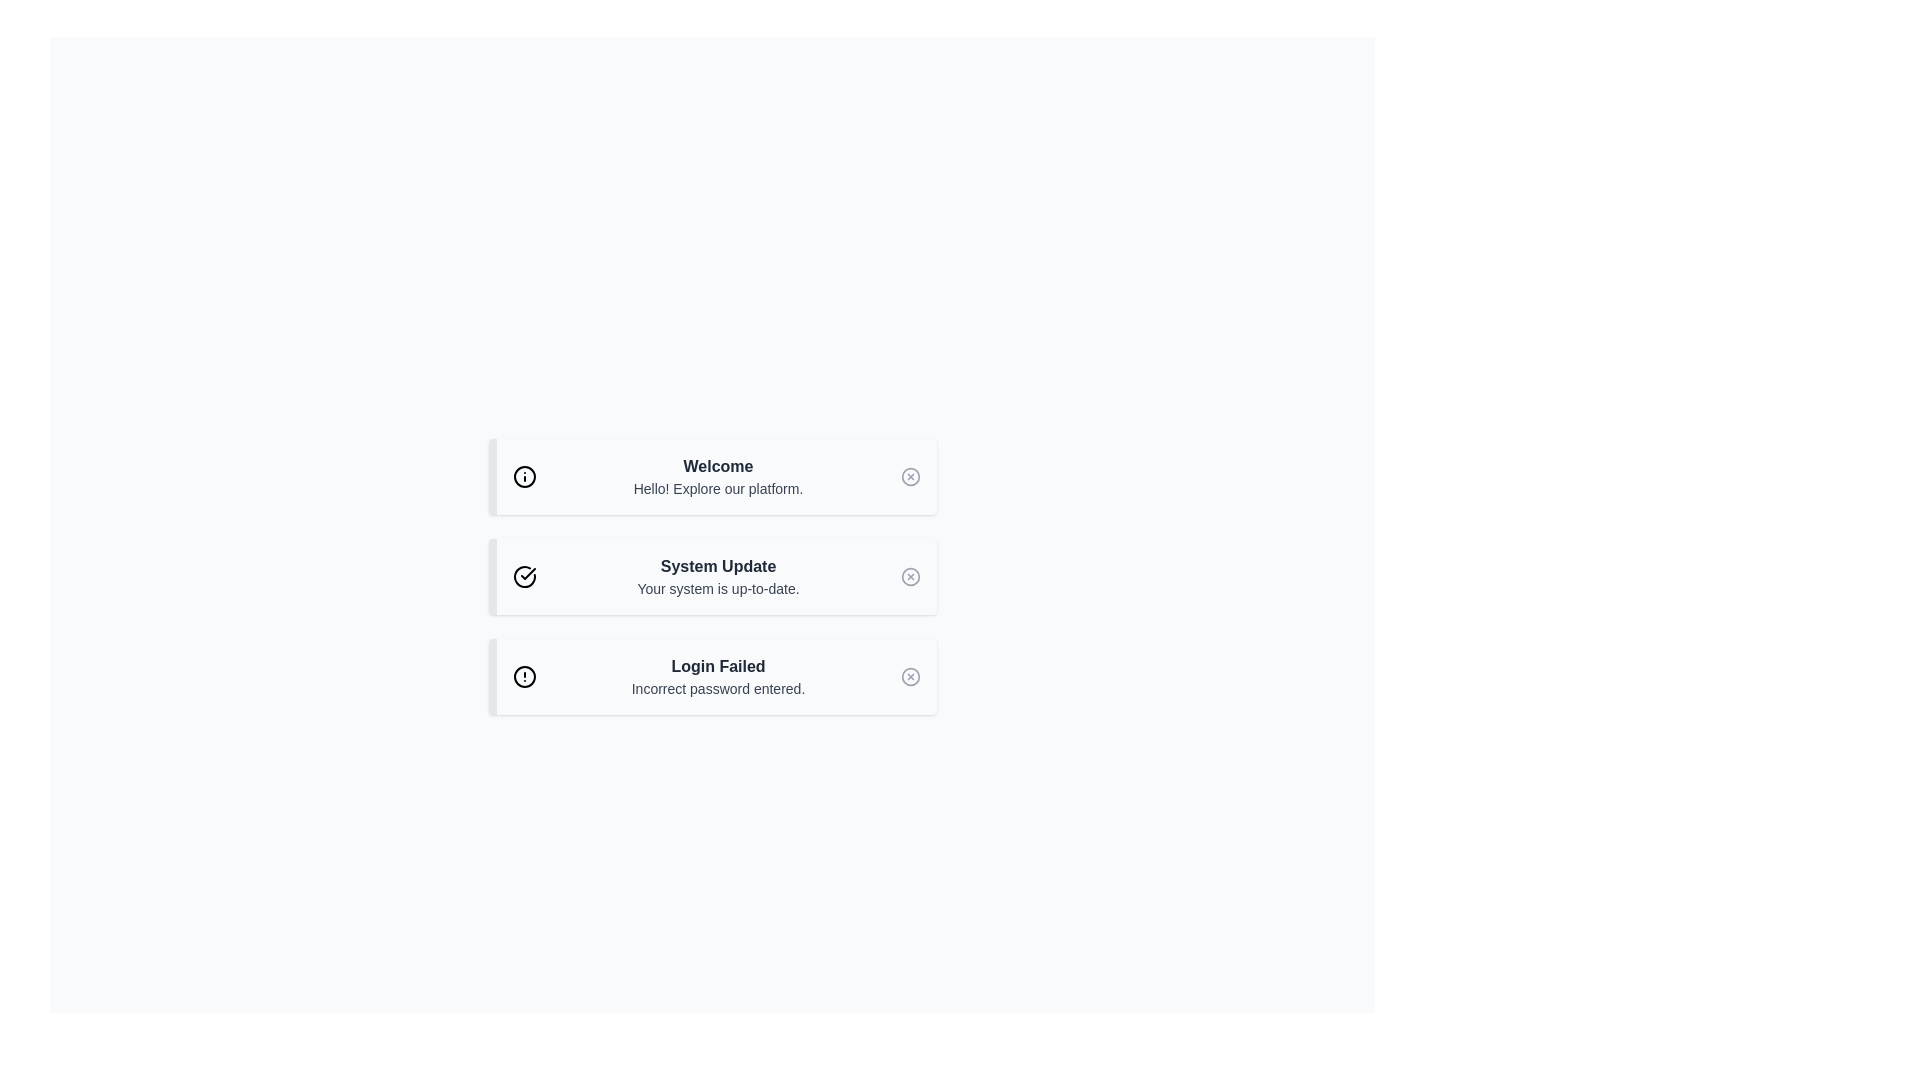 Image resolution: width=1920 pixels, height=1080 pixels. I want to click on the close button located at the far-right of the first notification section, adjacent to the 'Welcome' title, so click(909, 477).